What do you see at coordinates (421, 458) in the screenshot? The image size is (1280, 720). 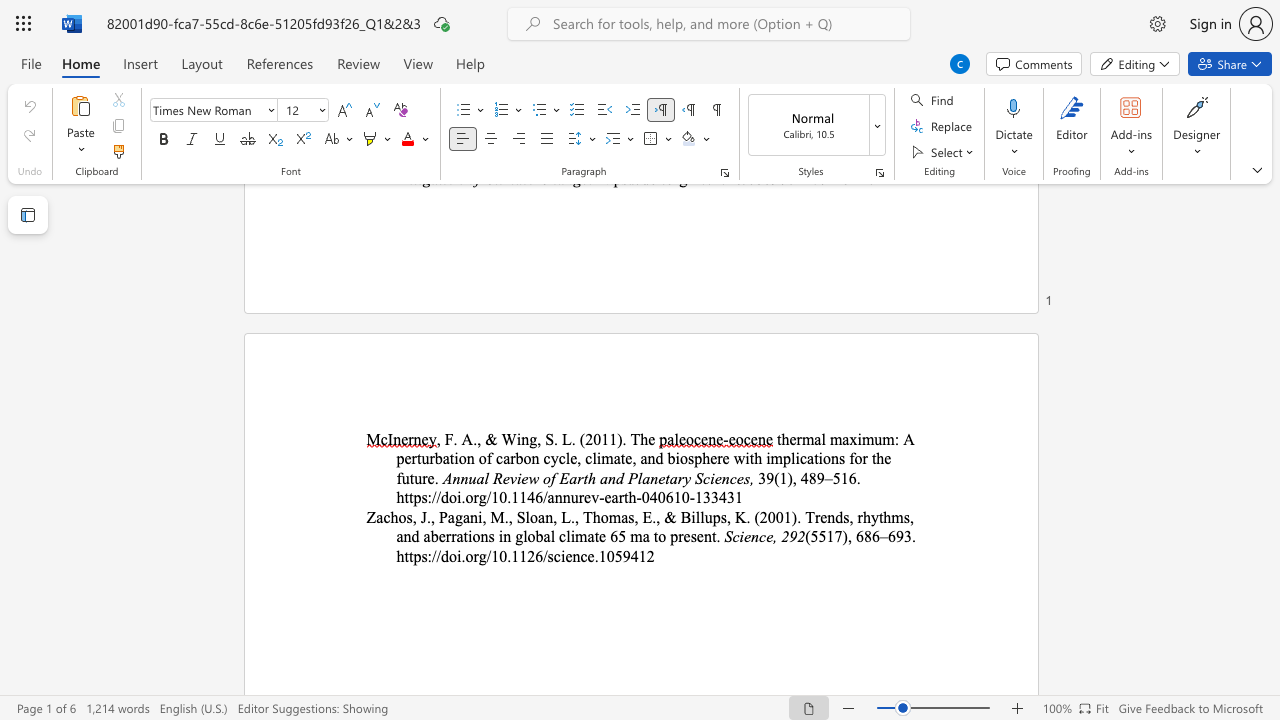 I see `the space between the continuous character "t" and "u" in the text` at bounding box center [421, 458].